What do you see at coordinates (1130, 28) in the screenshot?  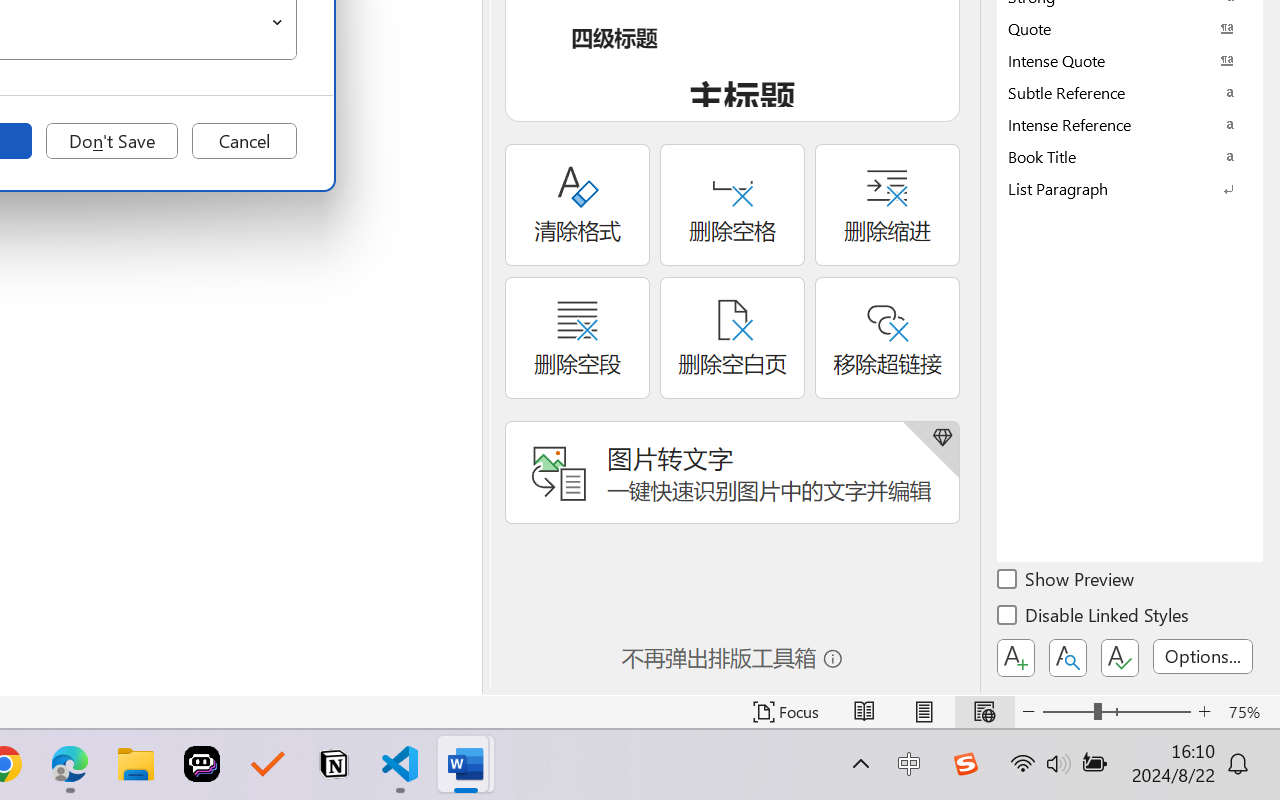 I see `'Quote'` at bounding box center [1130, 28].